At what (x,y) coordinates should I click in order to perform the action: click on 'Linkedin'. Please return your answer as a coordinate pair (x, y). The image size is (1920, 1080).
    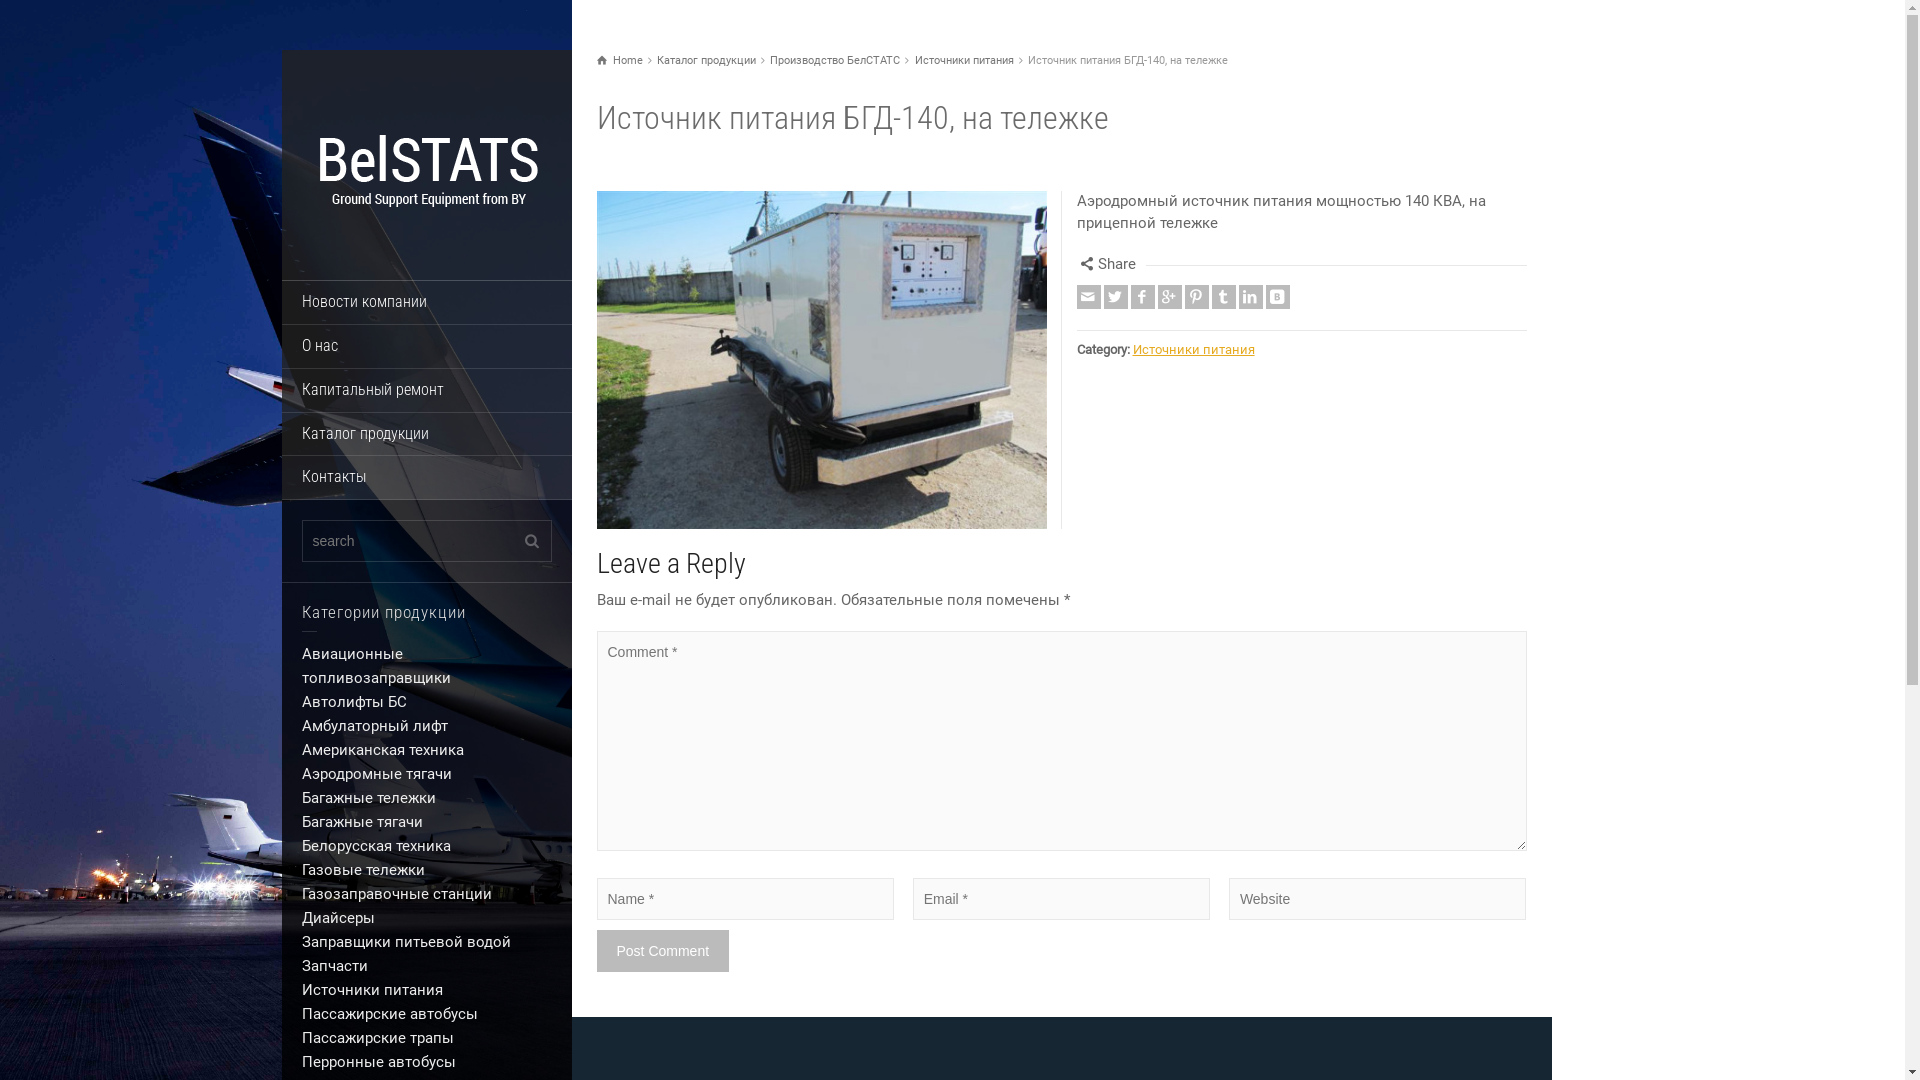
    Looking at the image, I should click on (1248, 297).